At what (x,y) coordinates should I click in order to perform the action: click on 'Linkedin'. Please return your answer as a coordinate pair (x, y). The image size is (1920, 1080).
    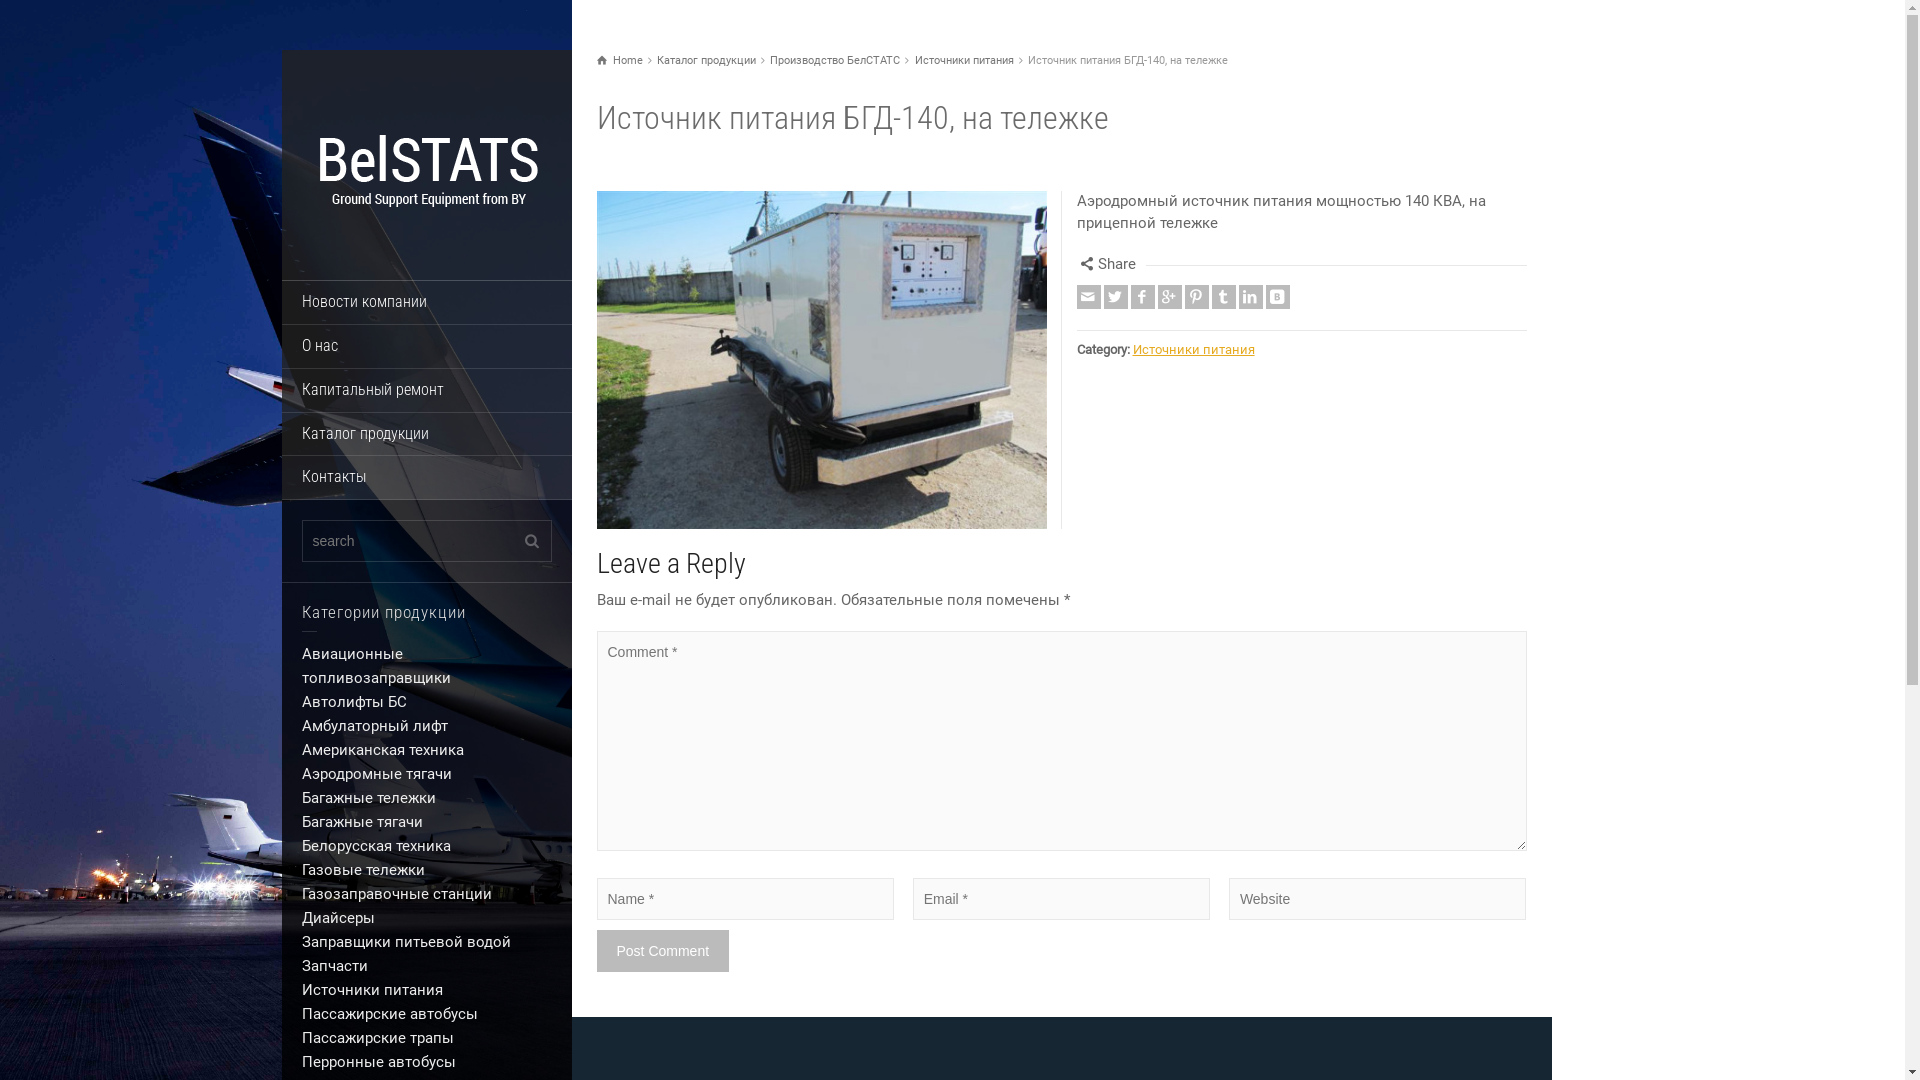
    Looking at the image, I should click on (1248, 297).